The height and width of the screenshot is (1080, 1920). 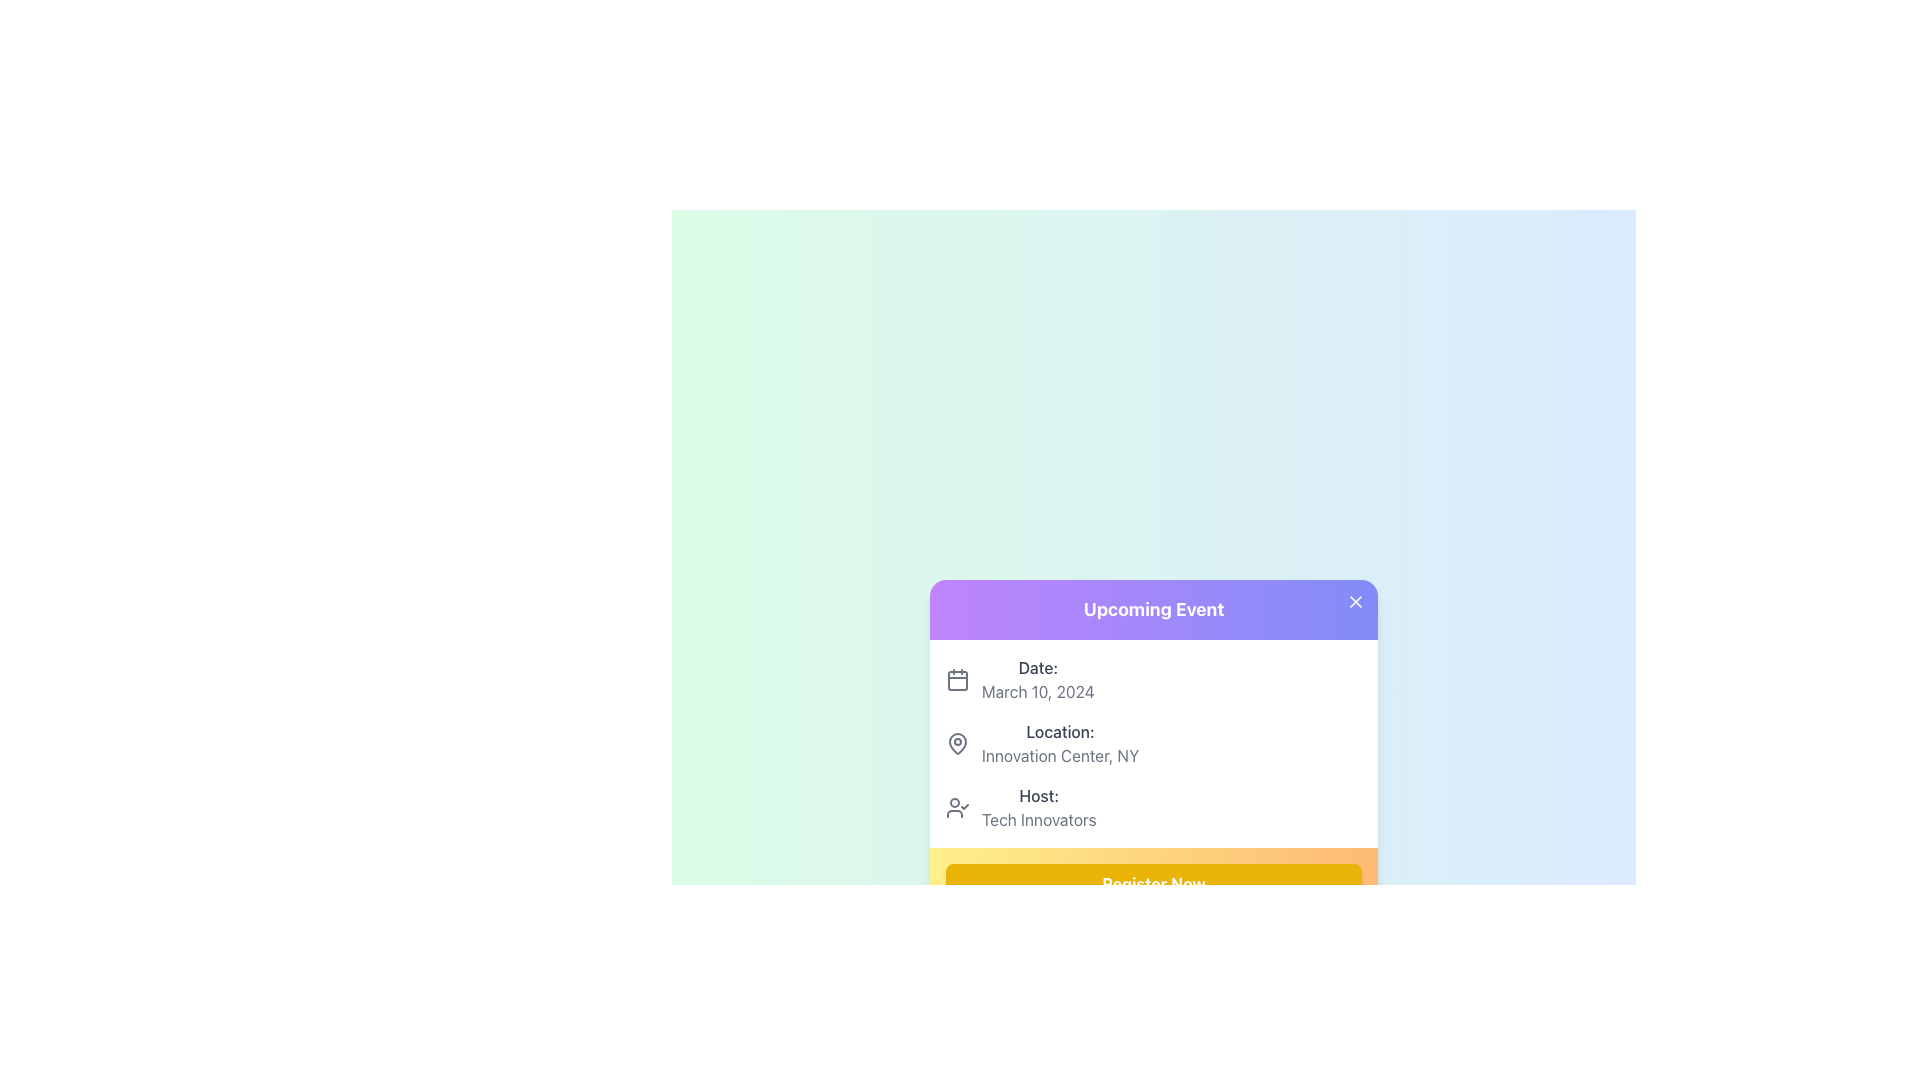 I want to click on the static text label displaying 'Upcoming Event', which is styled with bold and larger font and centered within a gradient background of purple and indigo tones, so click(x=1153, y=608).